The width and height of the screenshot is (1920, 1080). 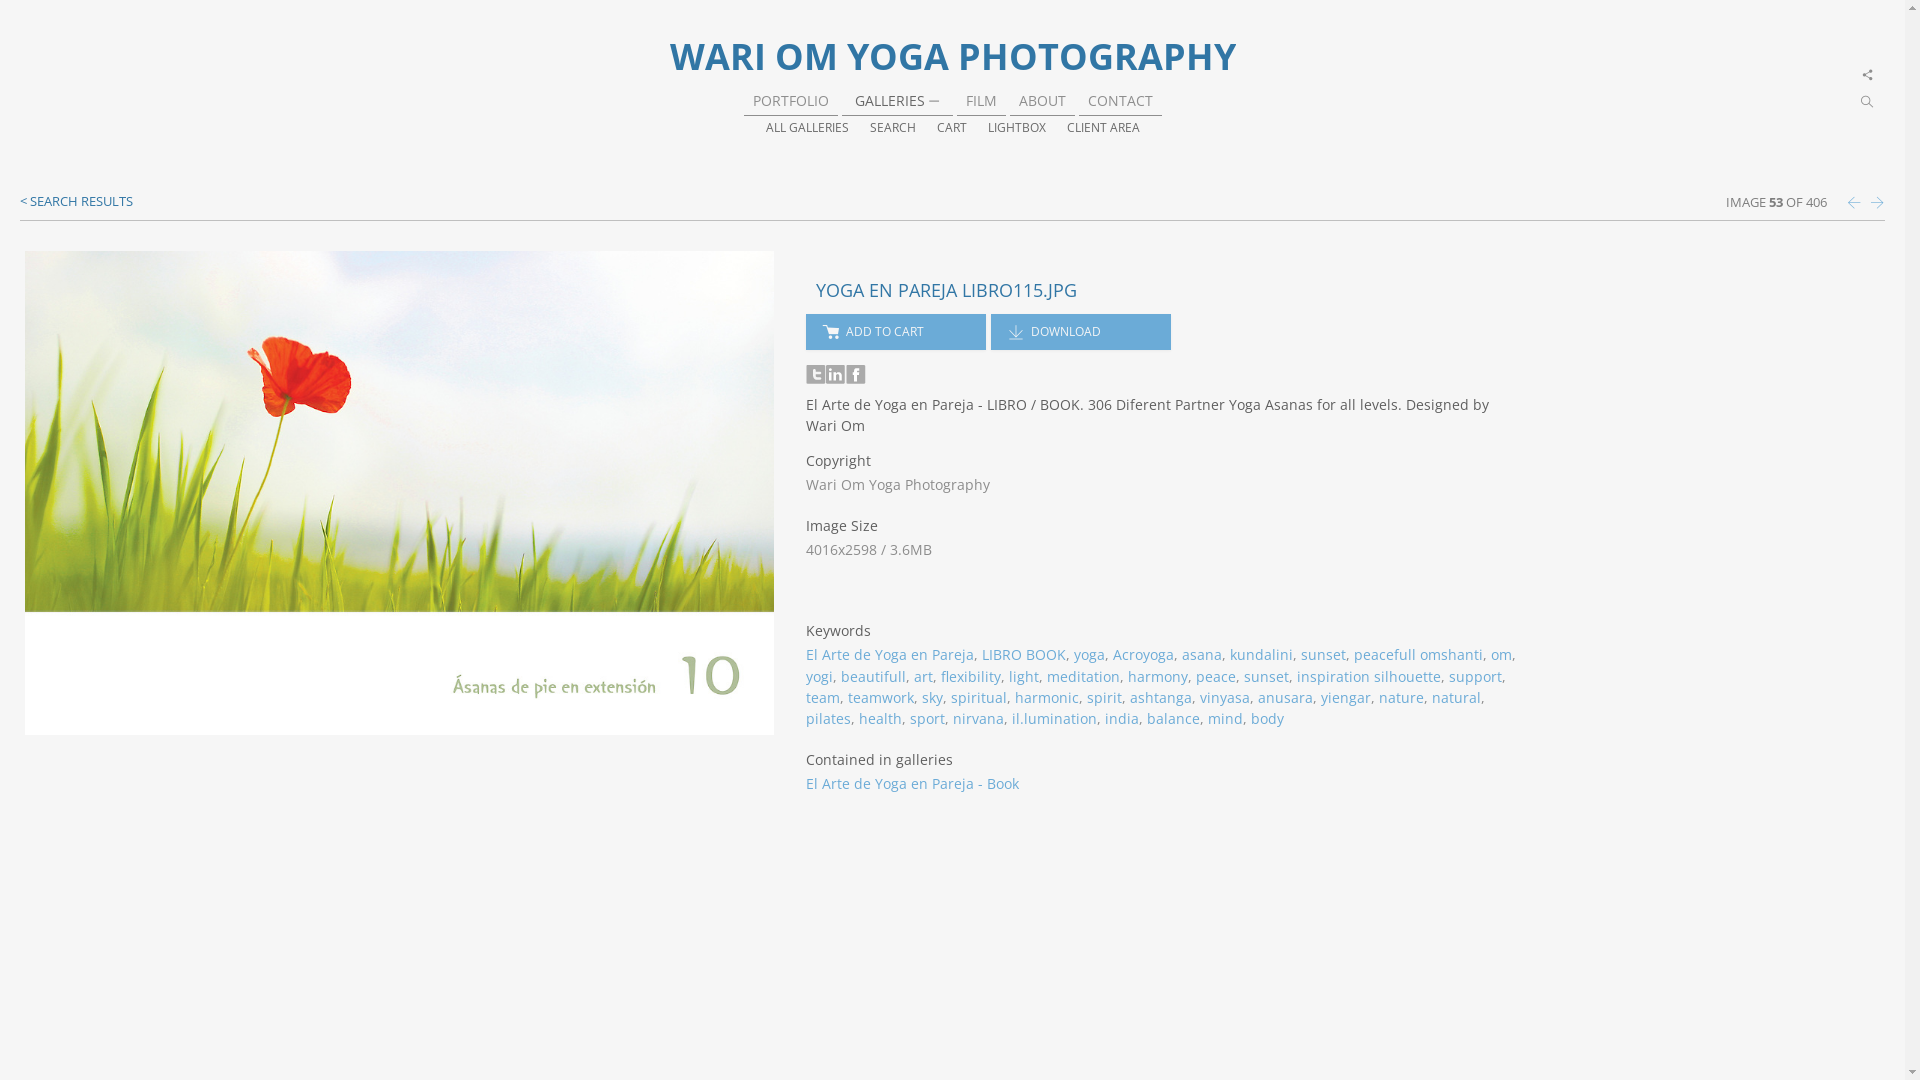 What do you see at coordinates (1017, 127) in the screenshot?
I see `'LIGHTBOX'` at bounding box center [1017, 127].